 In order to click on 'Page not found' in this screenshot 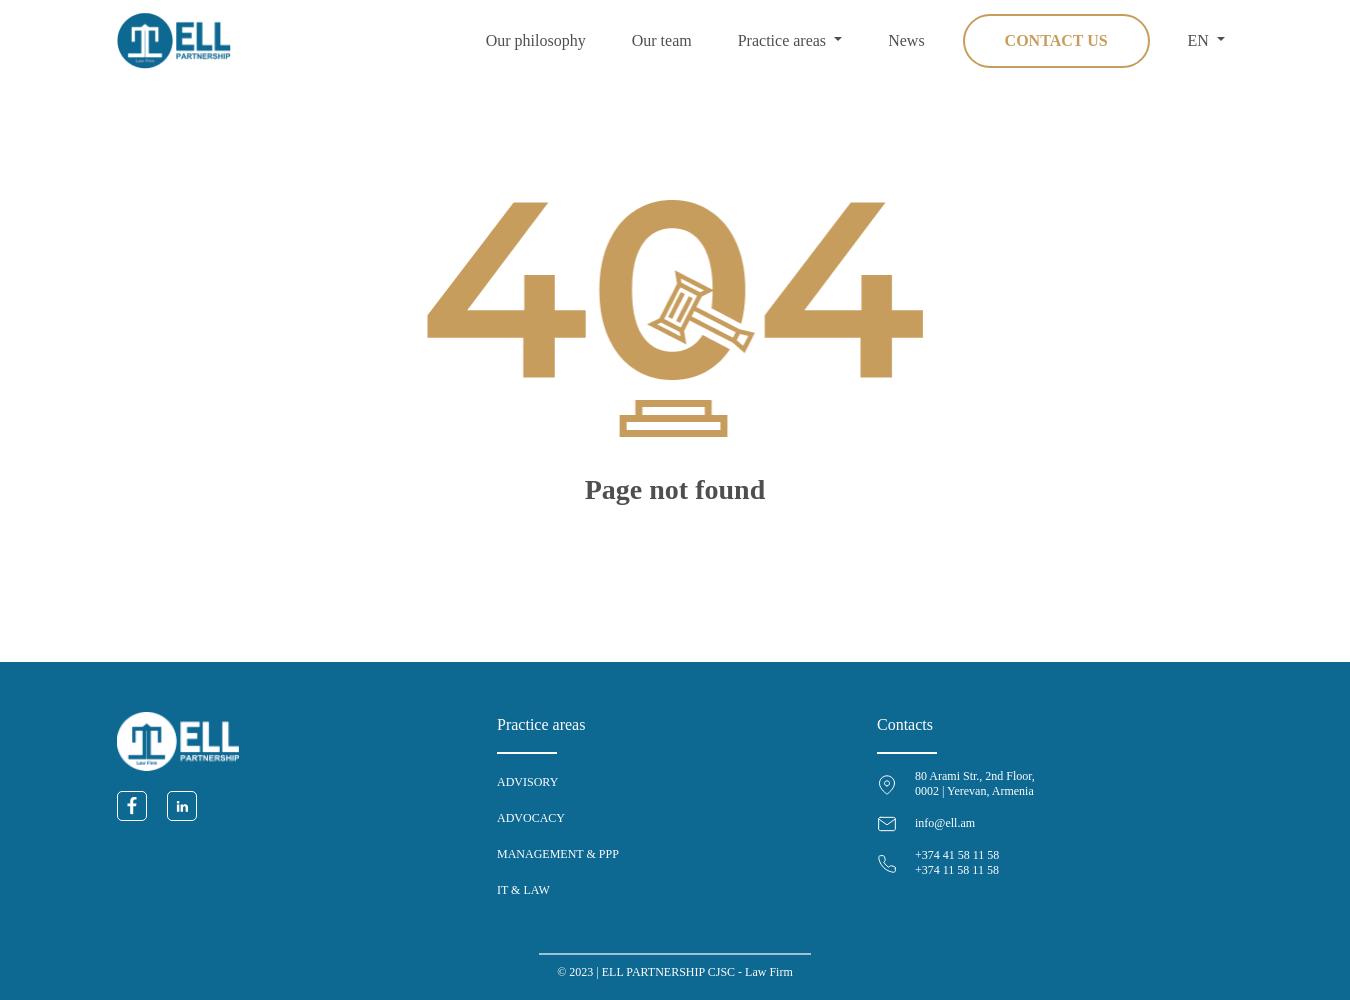, I will do `click(674, 487)`.